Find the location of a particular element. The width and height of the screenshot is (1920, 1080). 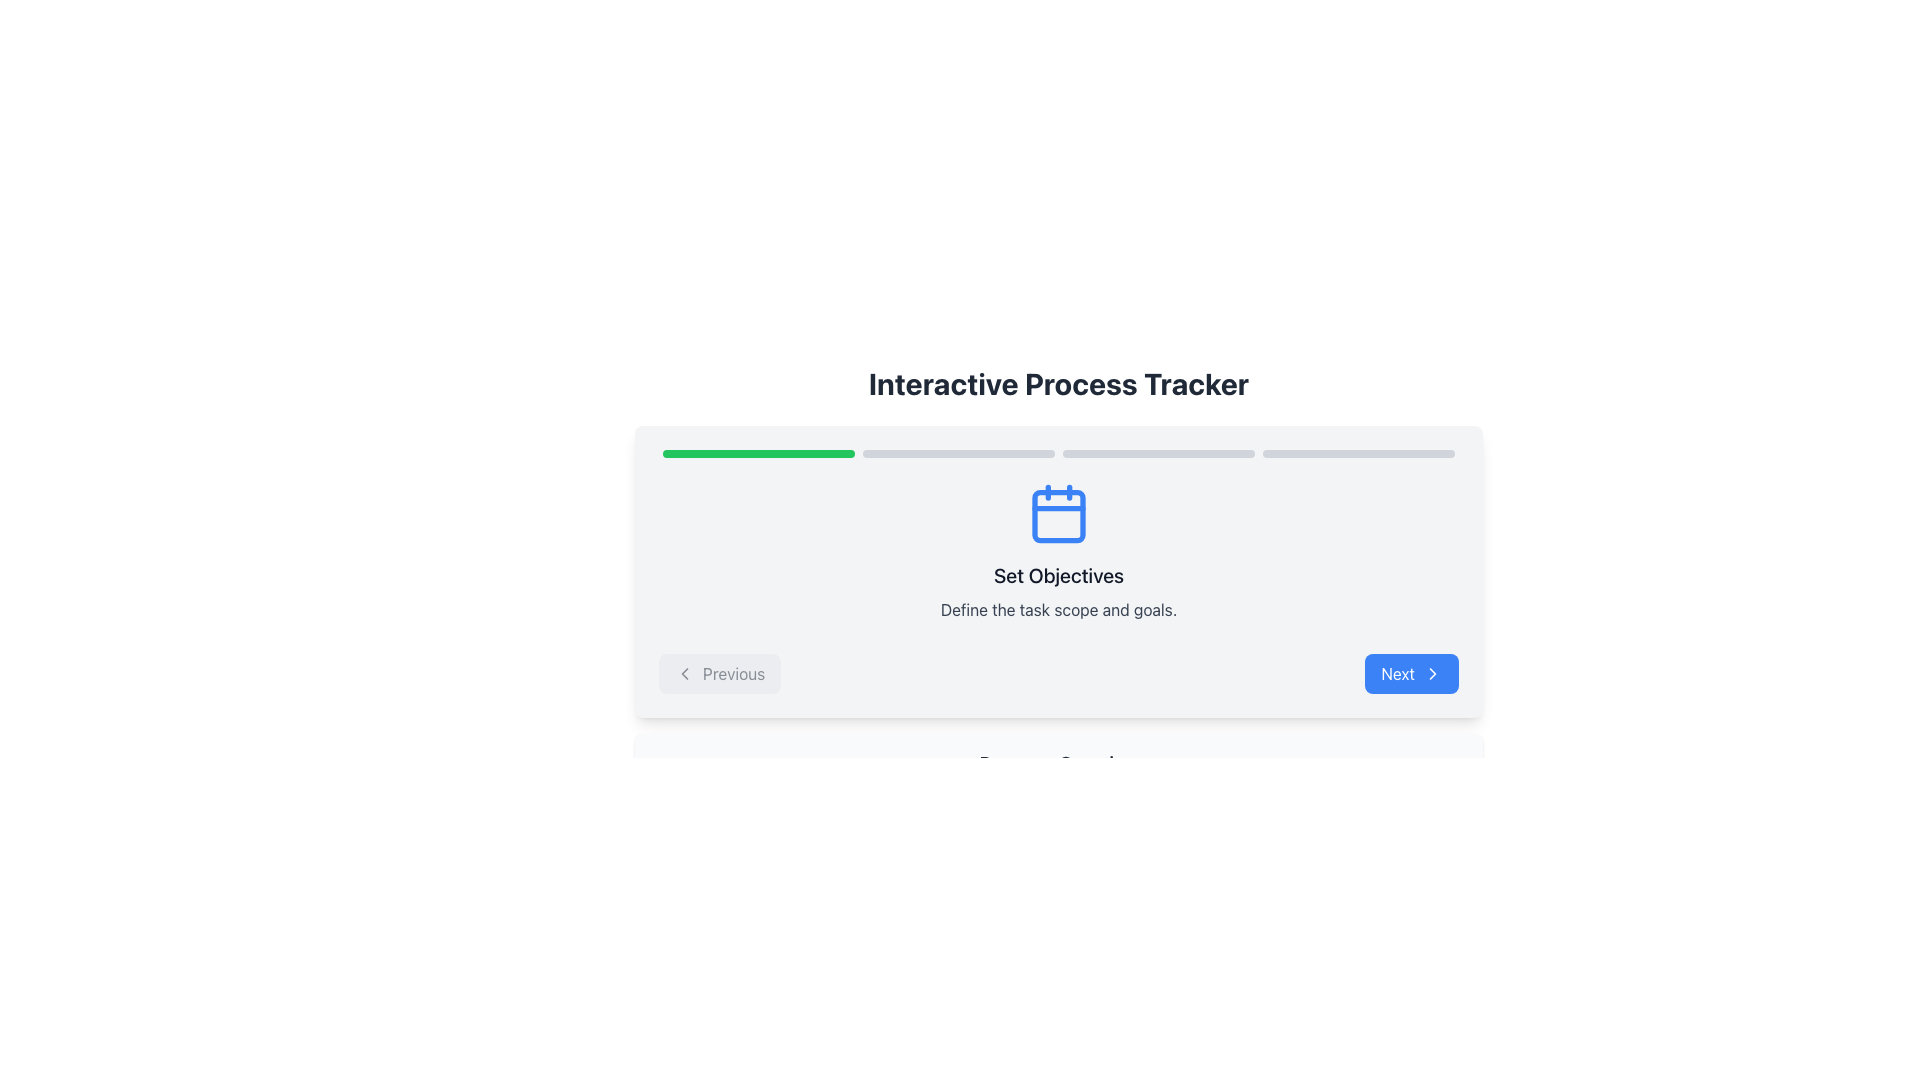

the left-facing chevron icon inside the 'Previous' button, which is located below the progress tracker bar and task description is located at coordinates (685, 674).